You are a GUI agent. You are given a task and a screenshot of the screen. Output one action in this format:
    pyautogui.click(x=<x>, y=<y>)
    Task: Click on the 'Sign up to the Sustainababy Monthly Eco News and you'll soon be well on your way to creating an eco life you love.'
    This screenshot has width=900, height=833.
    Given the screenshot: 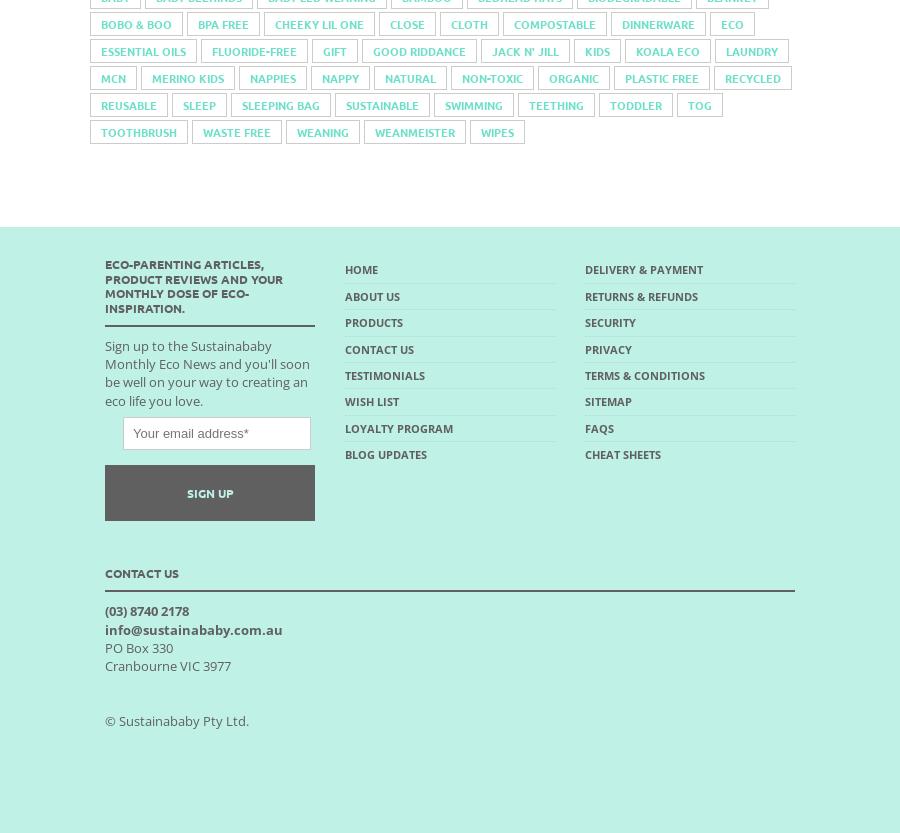 What is the action you would take?
    pyautogui.click(x=207, y=372)
    